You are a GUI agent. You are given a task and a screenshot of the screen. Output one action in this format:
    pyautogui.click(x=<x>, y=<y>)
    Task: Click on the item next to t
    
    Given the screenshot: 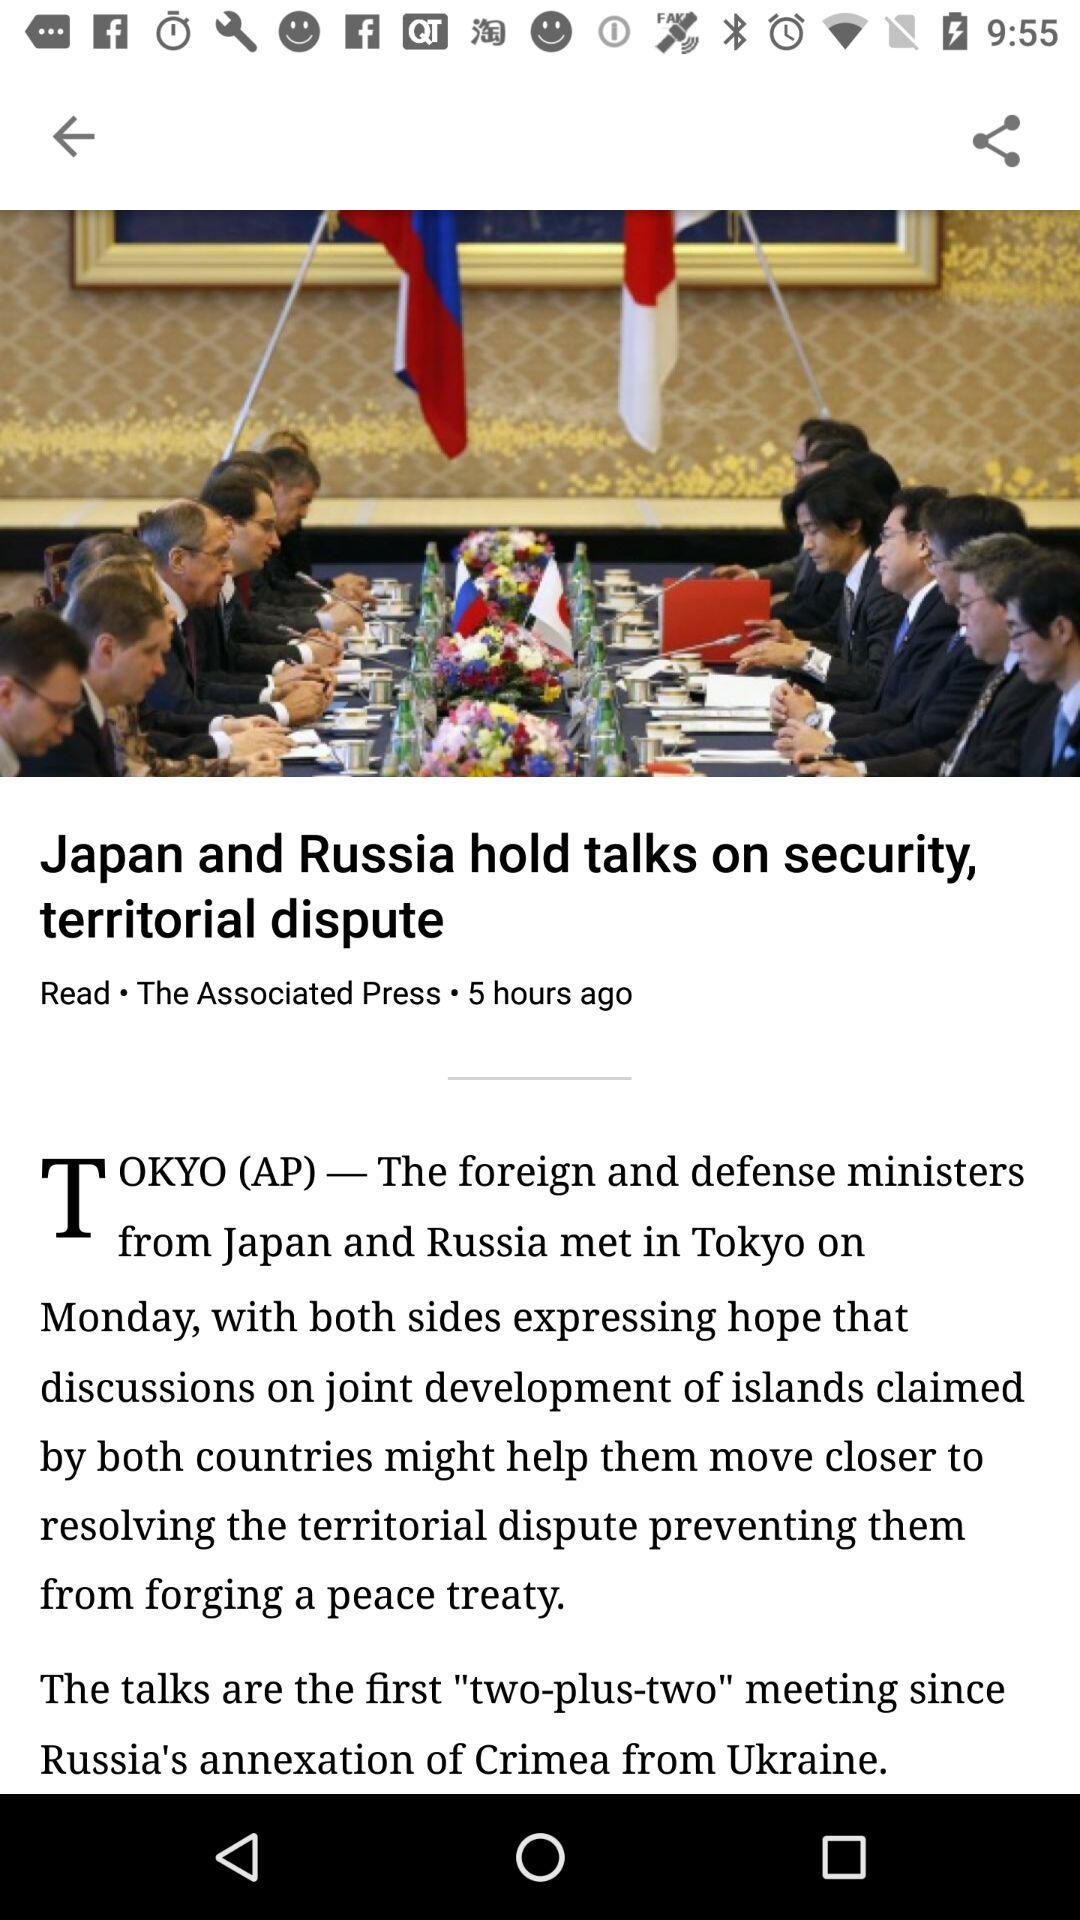 What is the action you would take?
    pyautogui.click(x=578, y=1215)
    